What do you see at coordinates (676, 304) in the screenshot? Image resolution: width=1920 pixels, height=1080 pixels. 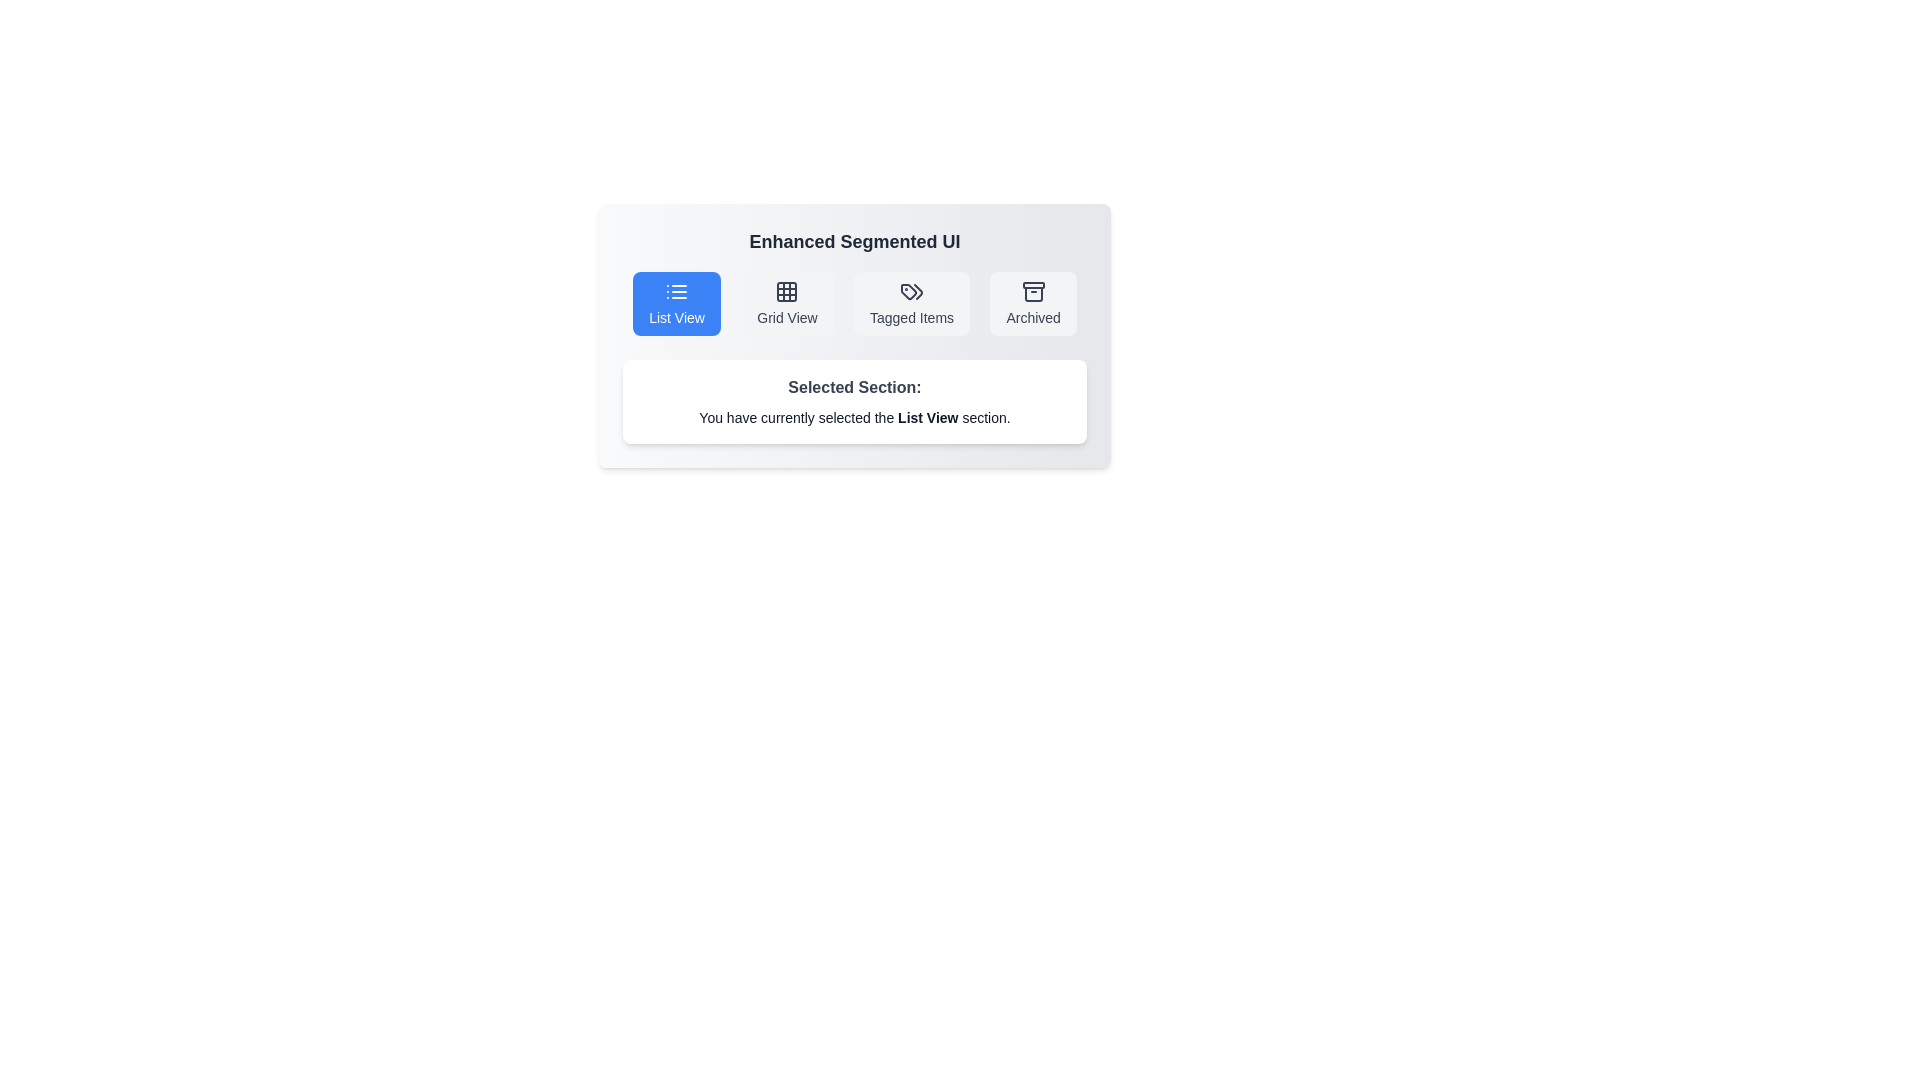 I see `the 'List View' button, which is a rectangular button with rounded edges, blue background, and white text, located under the title 'Enhanced Segmented UI'` at bounding box center [676, 304].